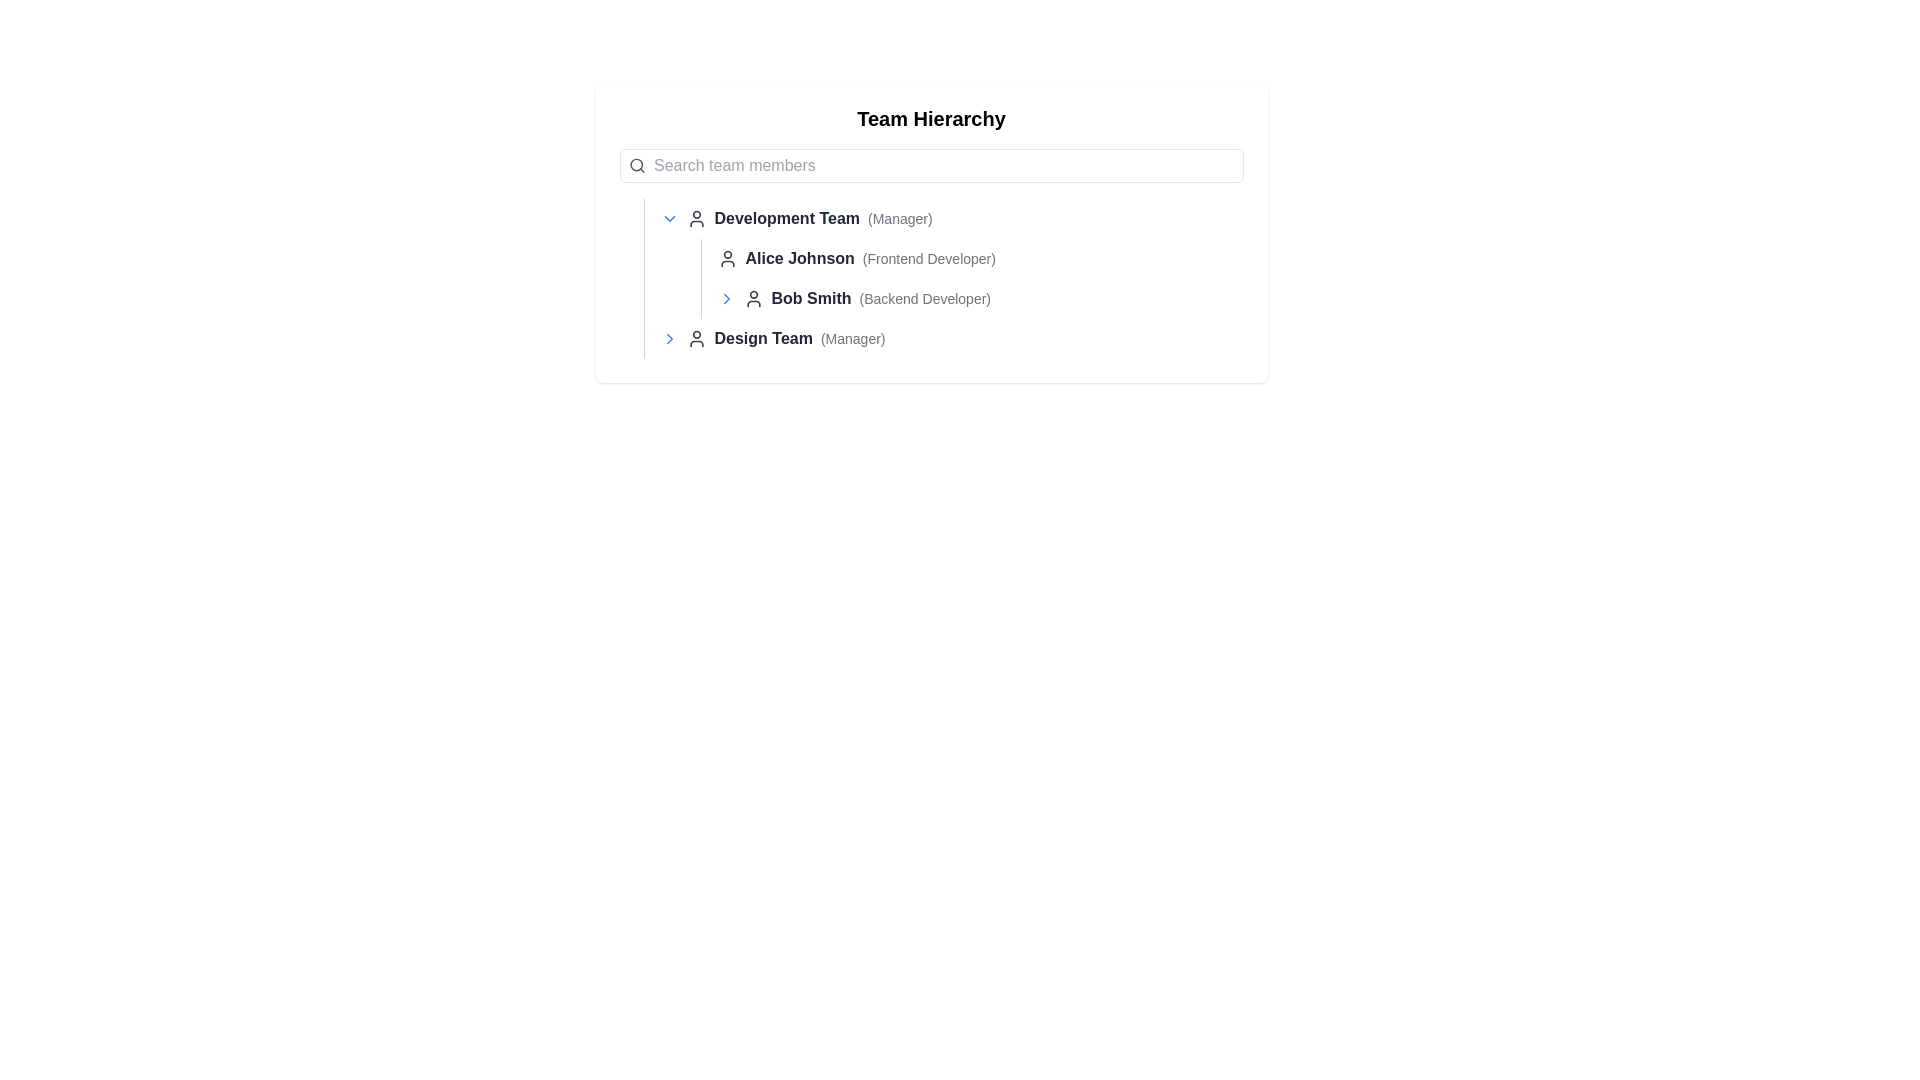  Describe the element at coordinates (950, 338) in the screenshot. I see `to select the team entry labeled 'Design Team (Manager)' in the 'Team Hierarchy' list` at that location.